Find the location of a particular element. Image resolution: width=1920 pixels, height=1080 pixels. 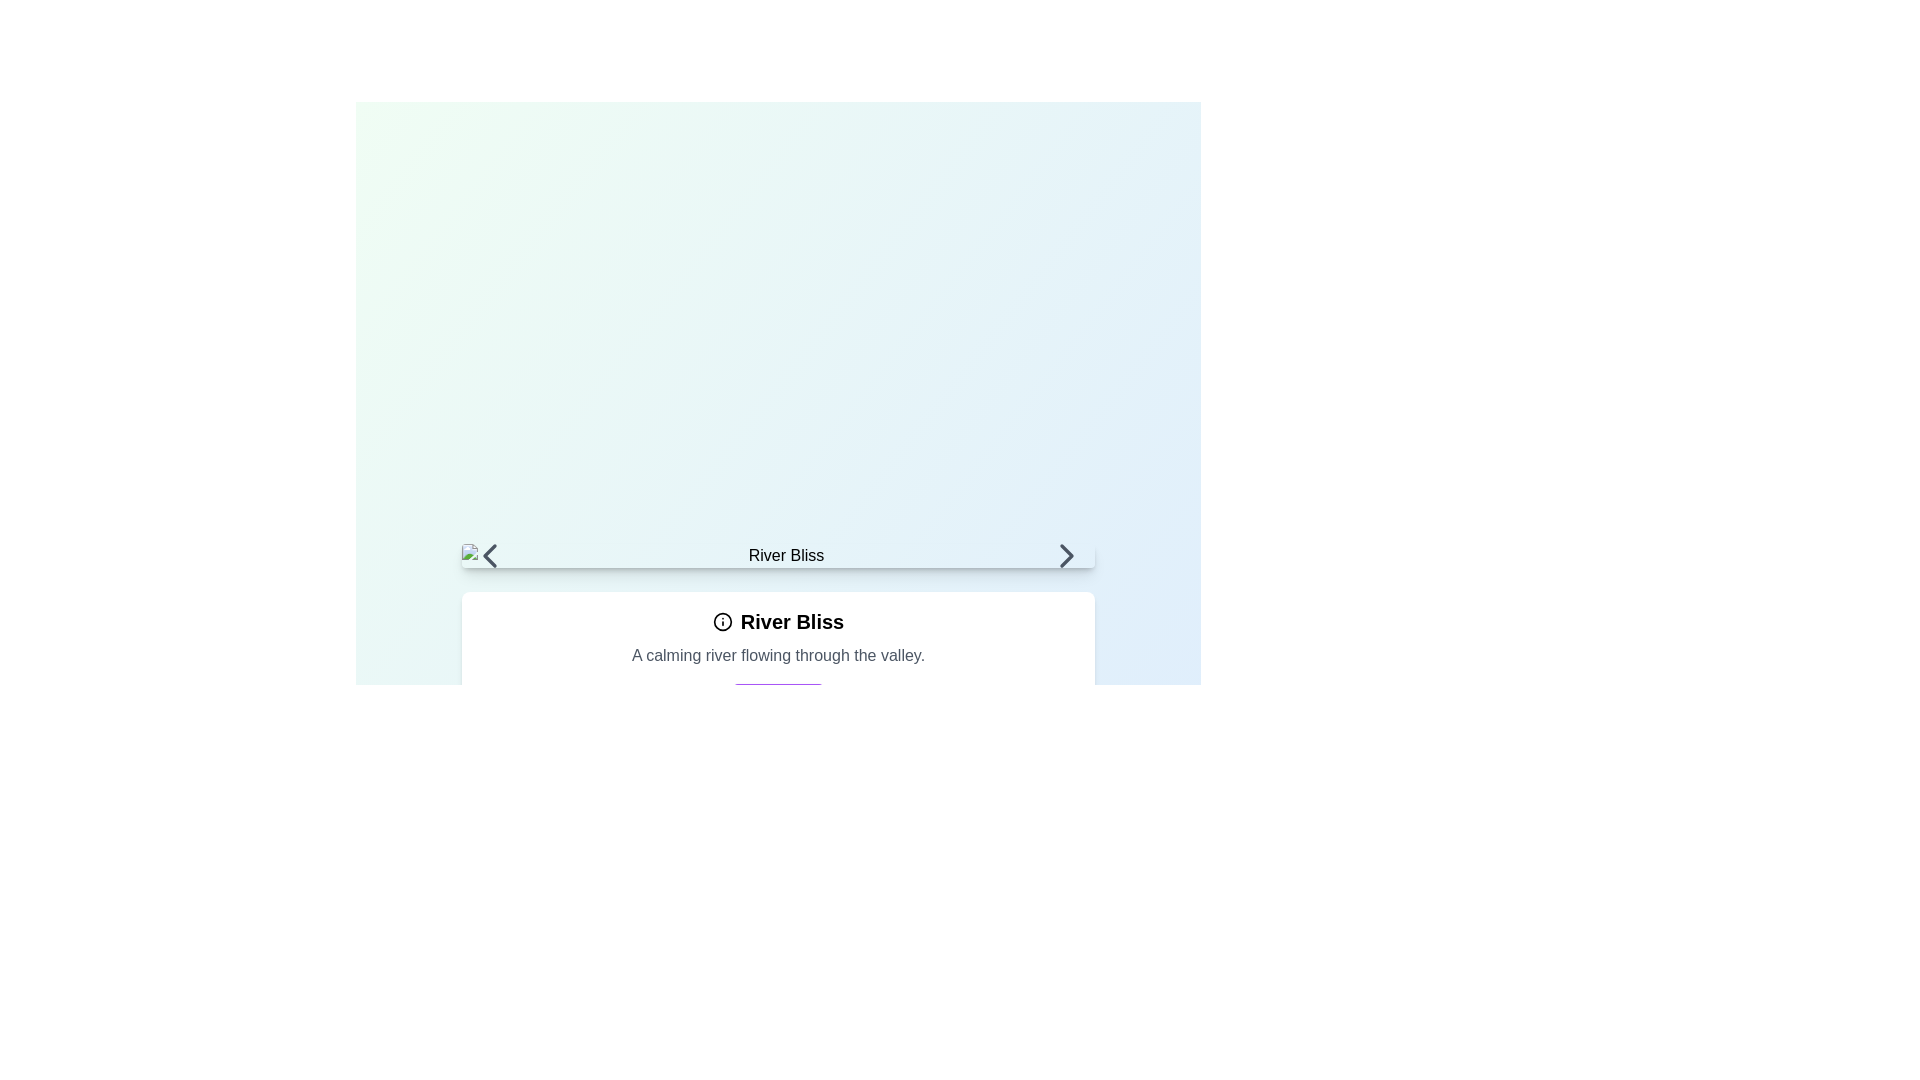

the rightward pointing chevron icon button, which is grey and located at the far-right side of the carousel-like component is located at coordinates (1066, 555).